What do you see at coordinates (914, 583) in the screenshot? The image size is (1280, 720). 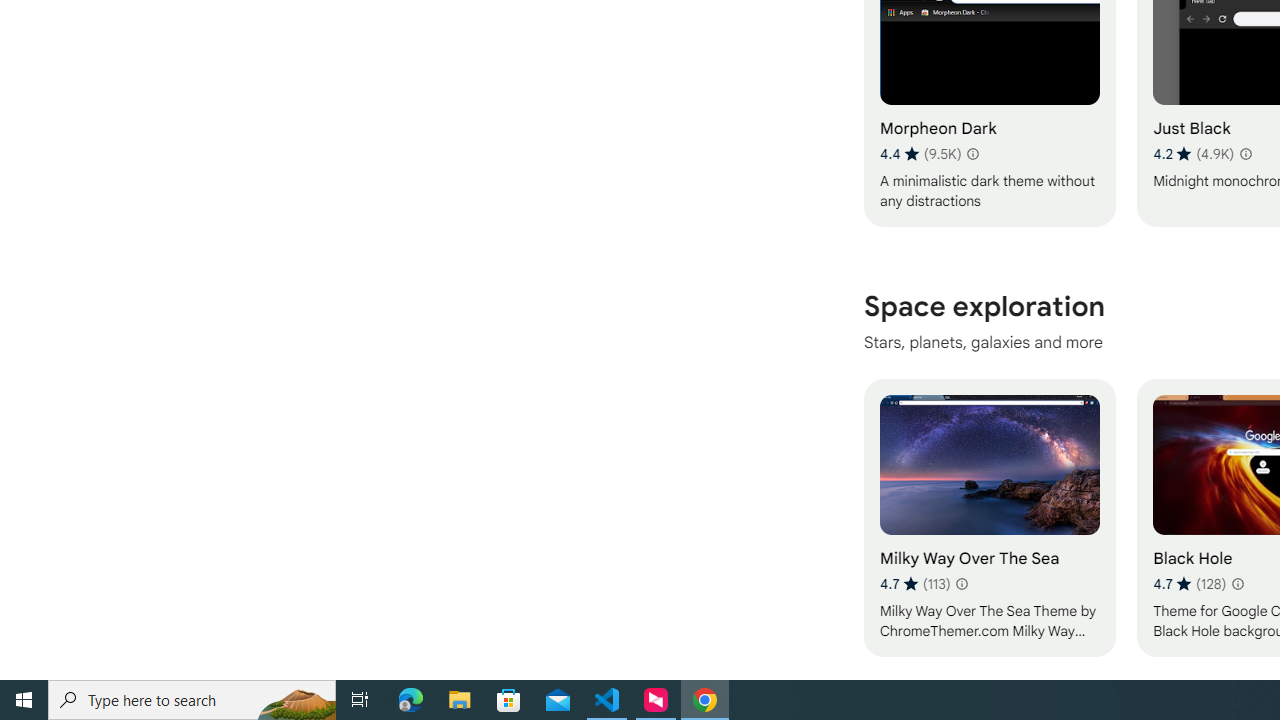 I see `'Average rating 4.7 out of 5 stars. 113 ratings.'` at bounding box center [914, 583].